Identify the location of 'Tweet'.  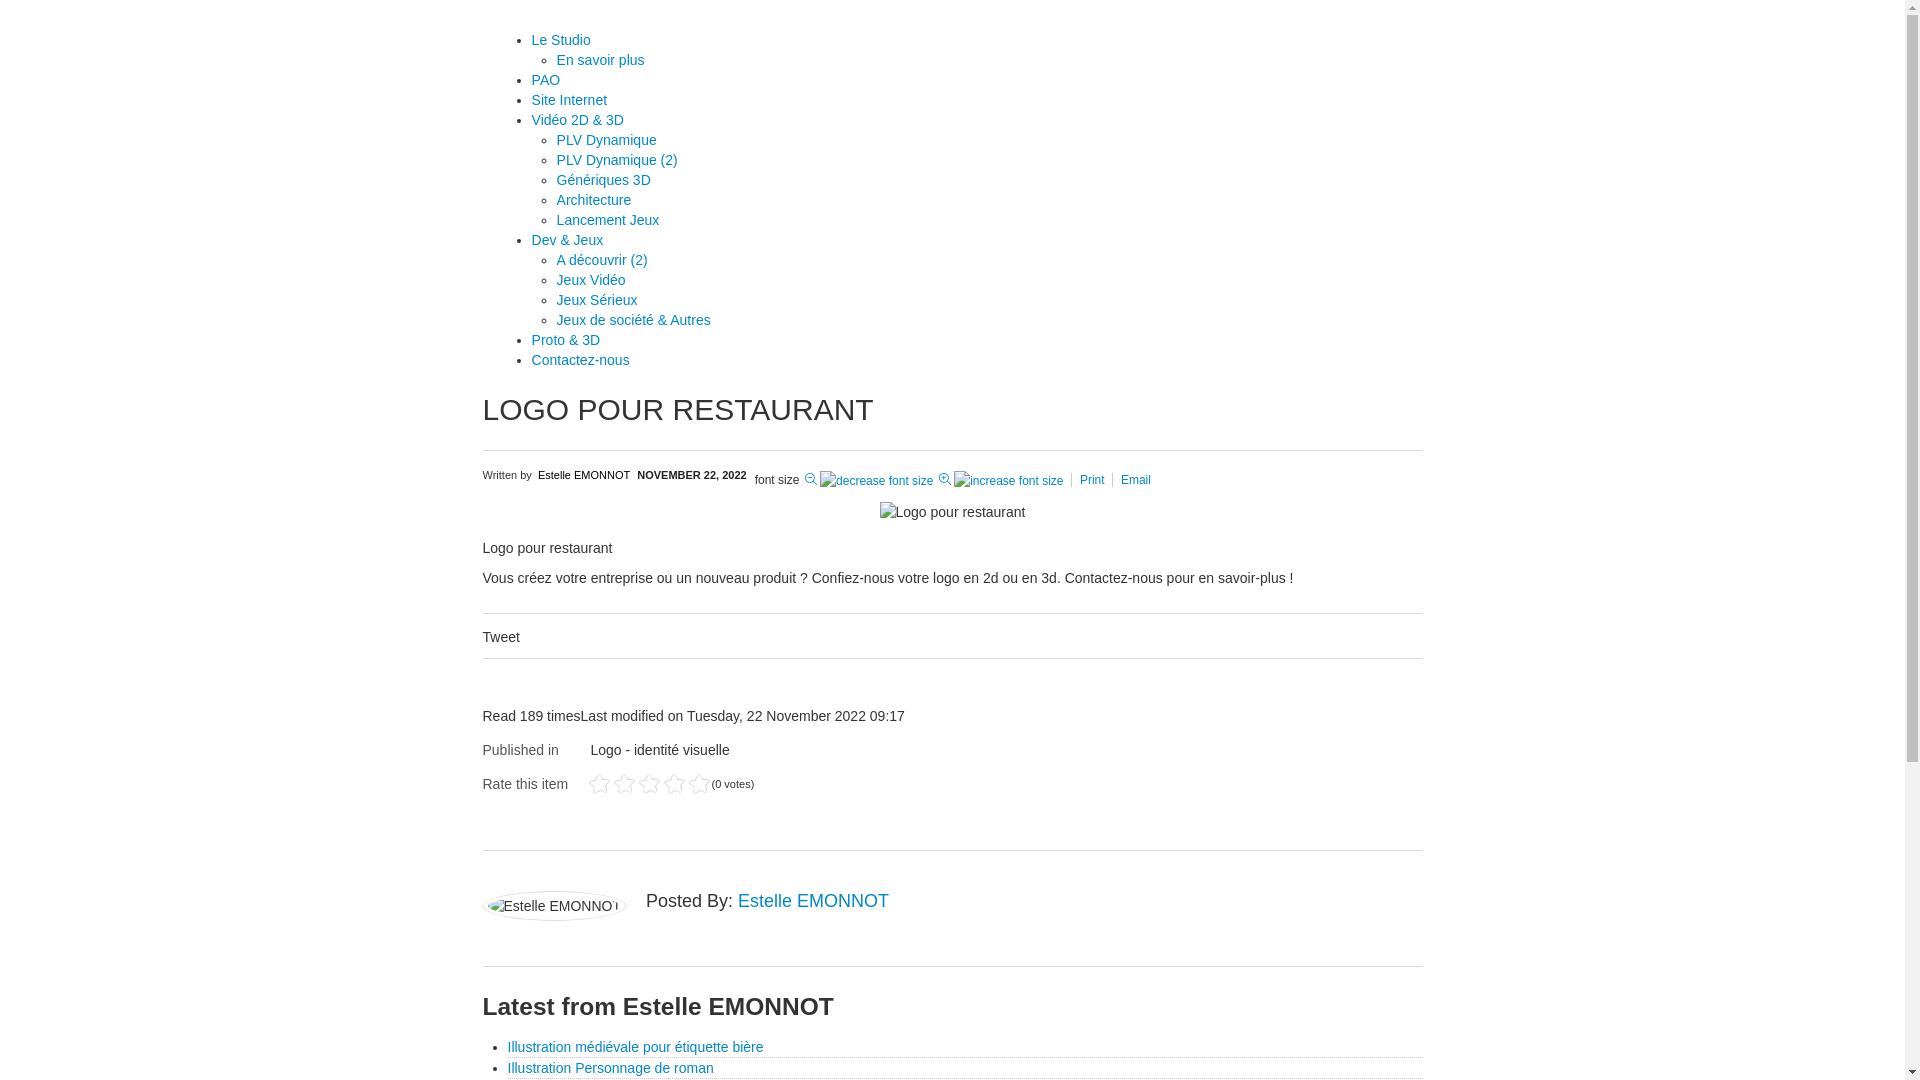
(500, 636).